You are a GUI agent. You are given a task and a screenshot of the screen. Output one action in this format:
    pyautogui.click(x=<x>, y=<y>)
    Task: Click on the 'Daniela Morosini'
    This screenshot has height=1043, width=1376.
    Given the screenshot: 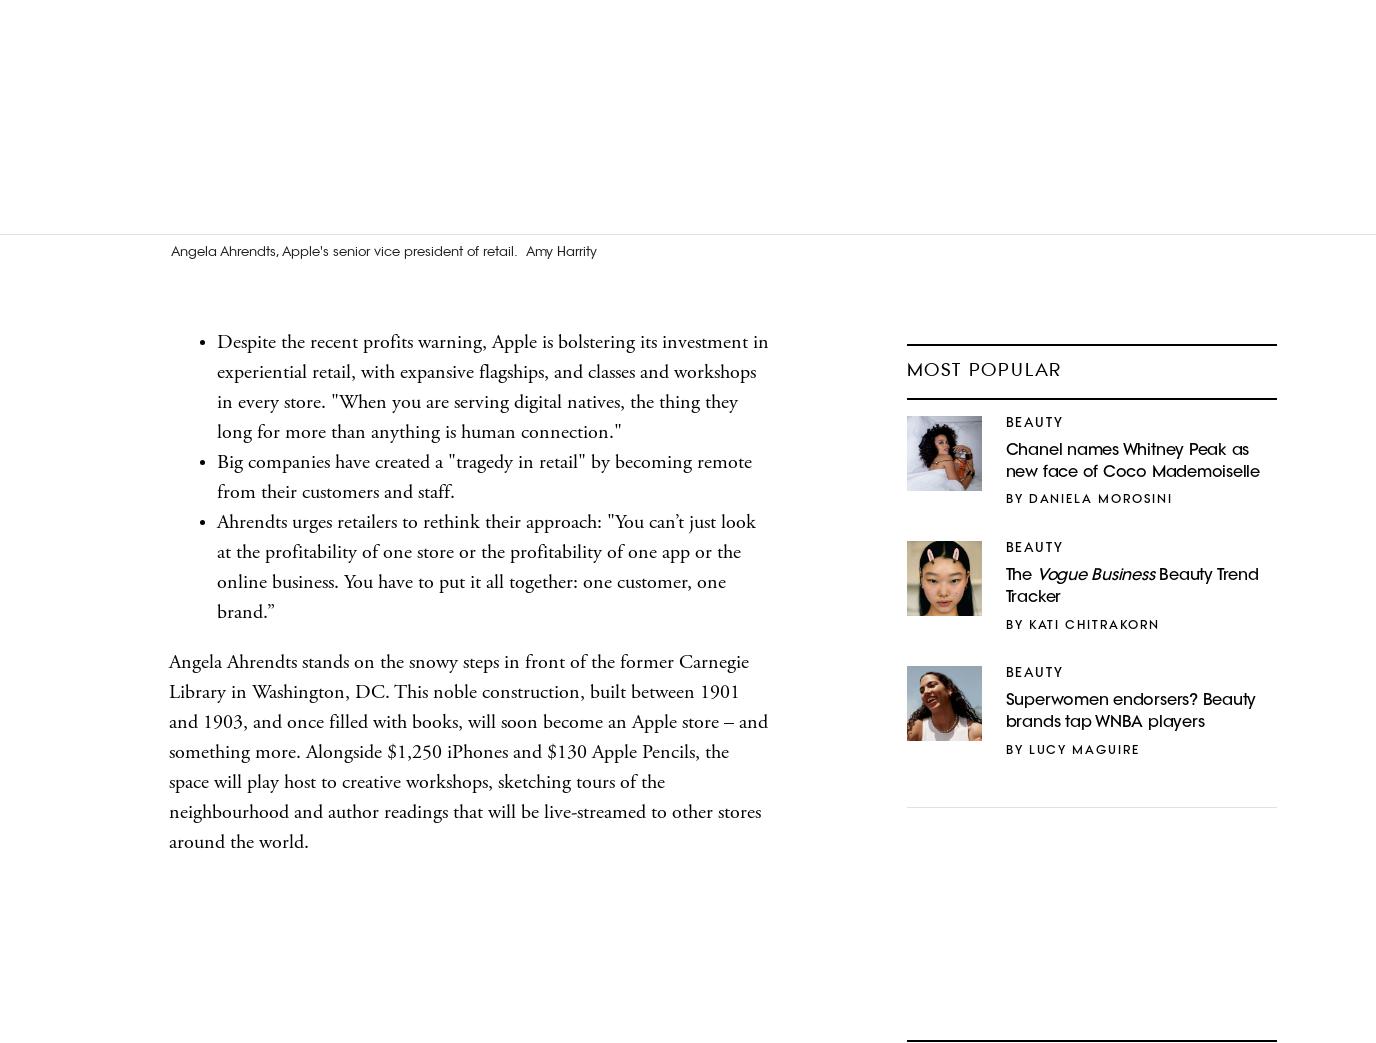 What is the action you would take?
    pyautogui.click(x=1098, y=499)
    